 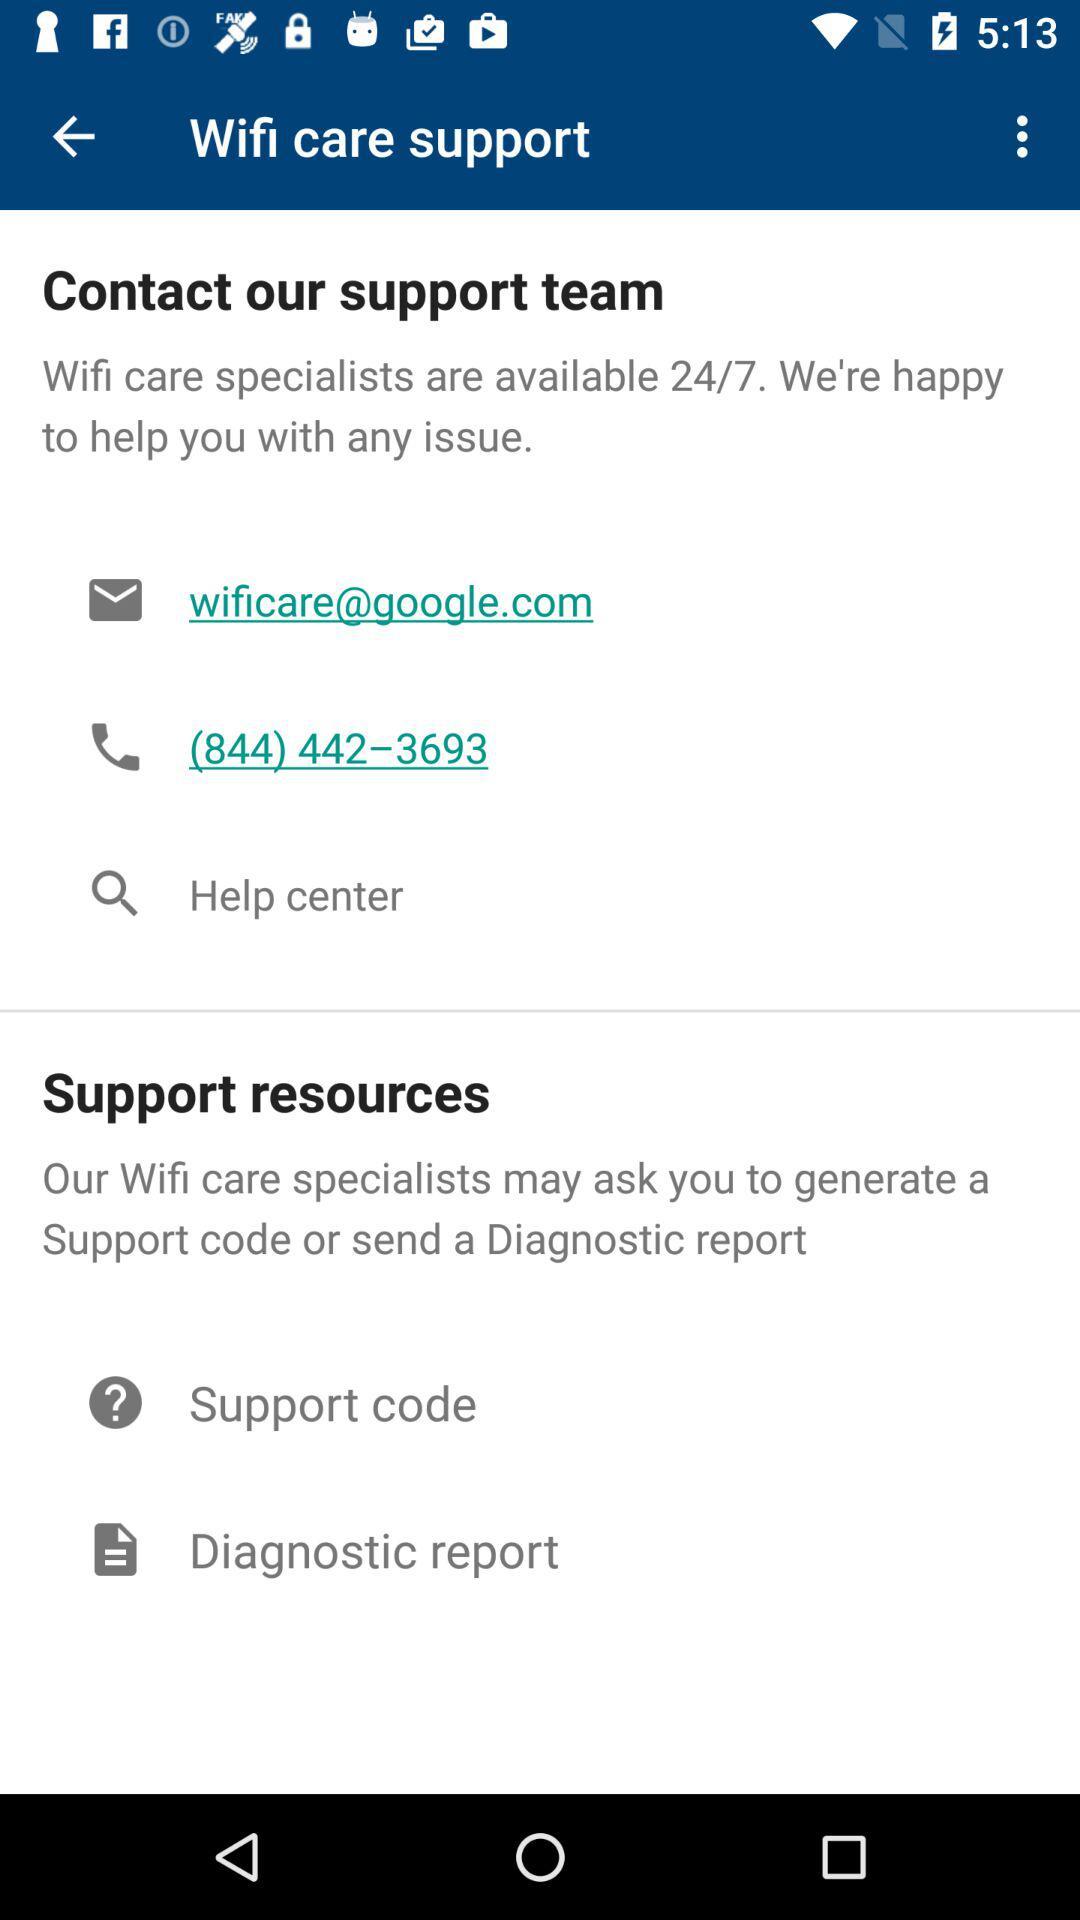 What do you see at coordinates (591, 599) in the screenshot?
I see `the item below the wifi care specialists` at bounding box center [591, 599].